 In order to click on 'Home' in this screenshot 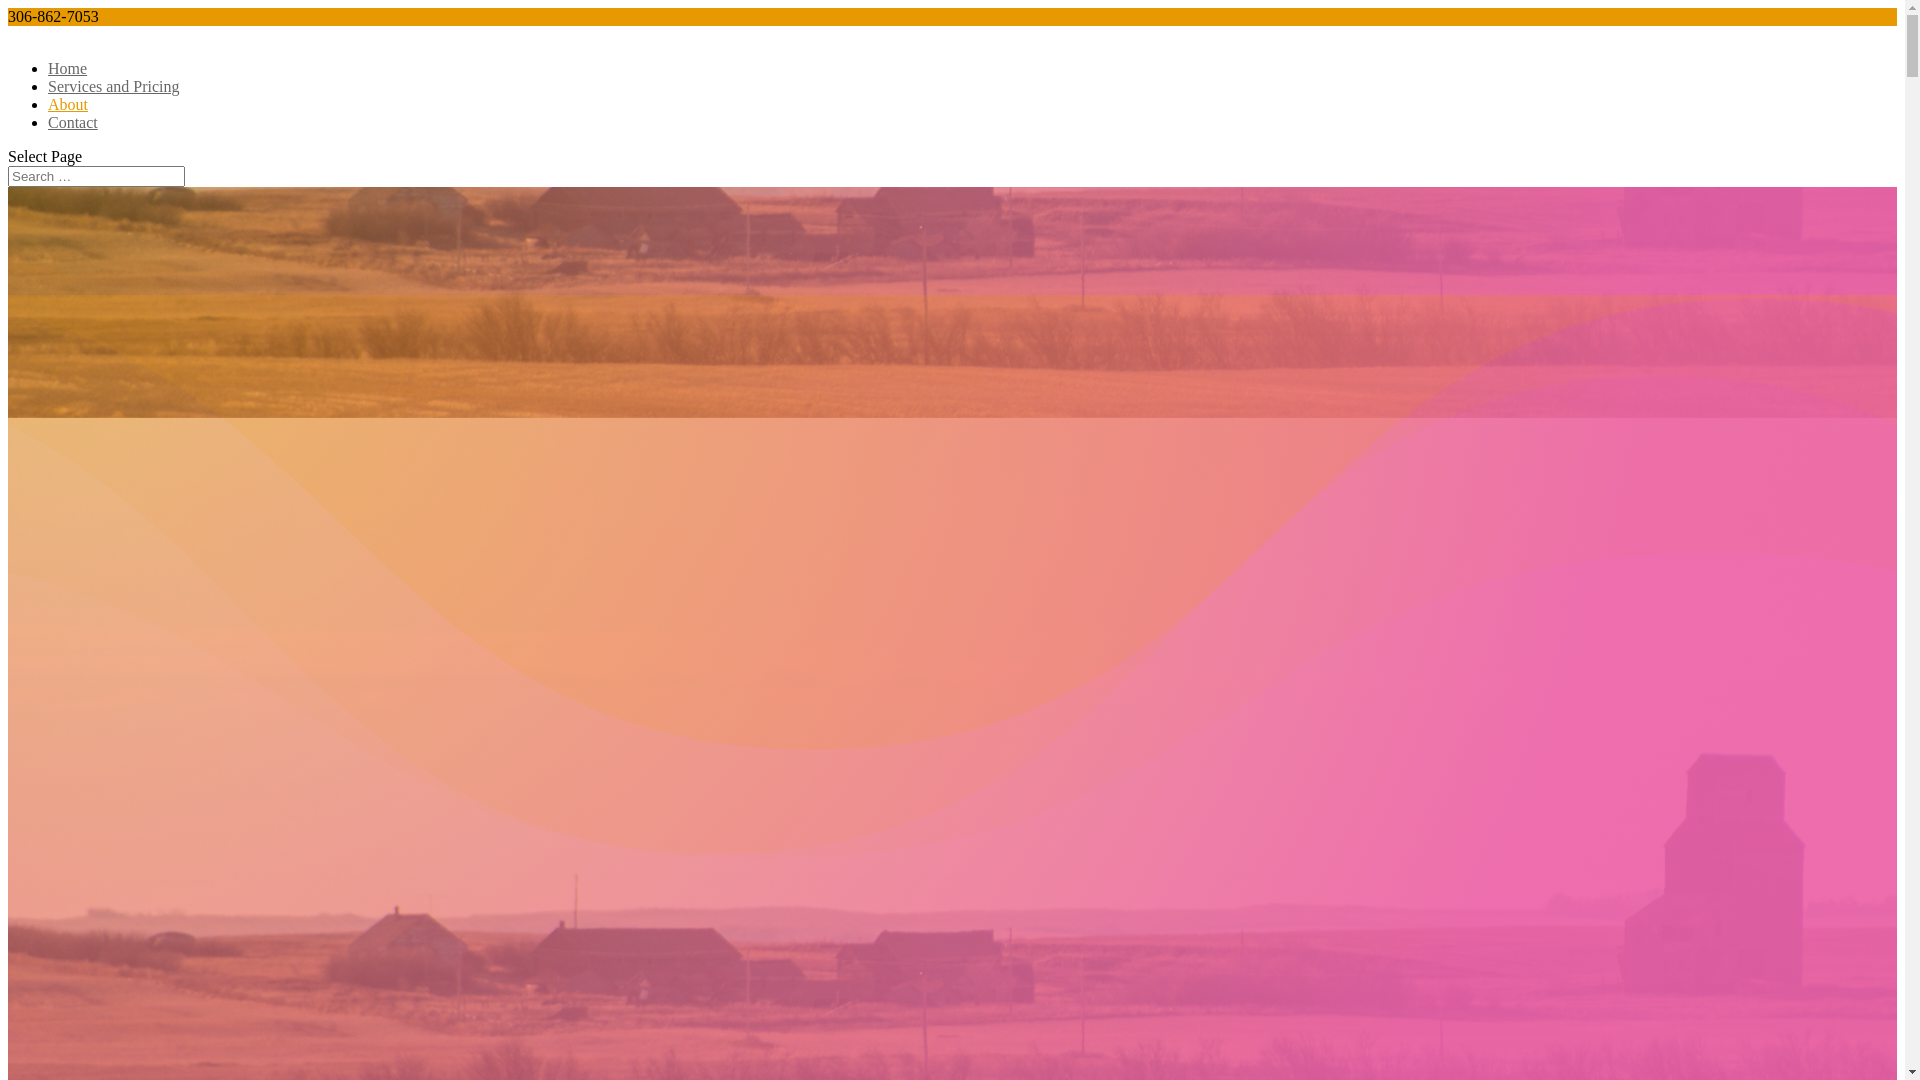, I will do `click(67, 67)`.